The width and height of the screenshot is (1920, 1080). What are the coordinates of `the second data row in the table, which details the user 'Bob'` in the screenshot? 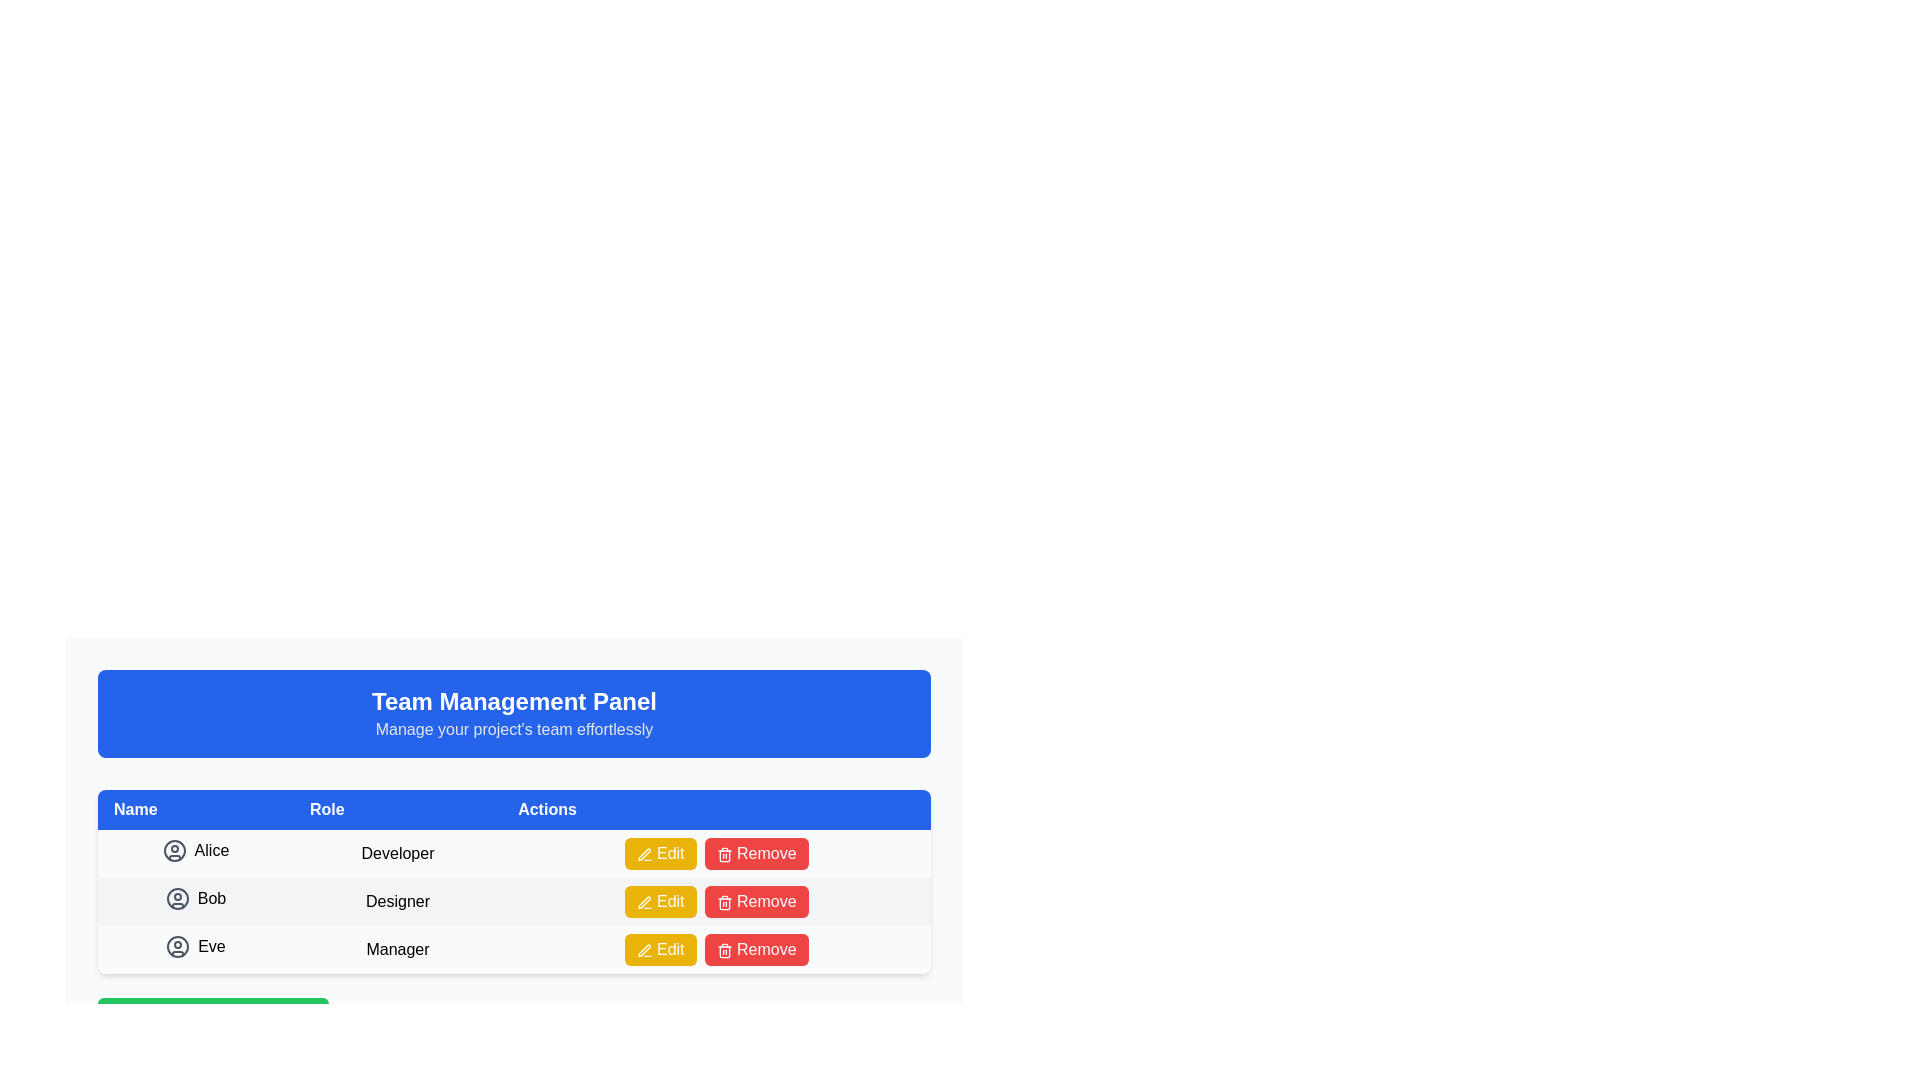 It's located at (514, 902).